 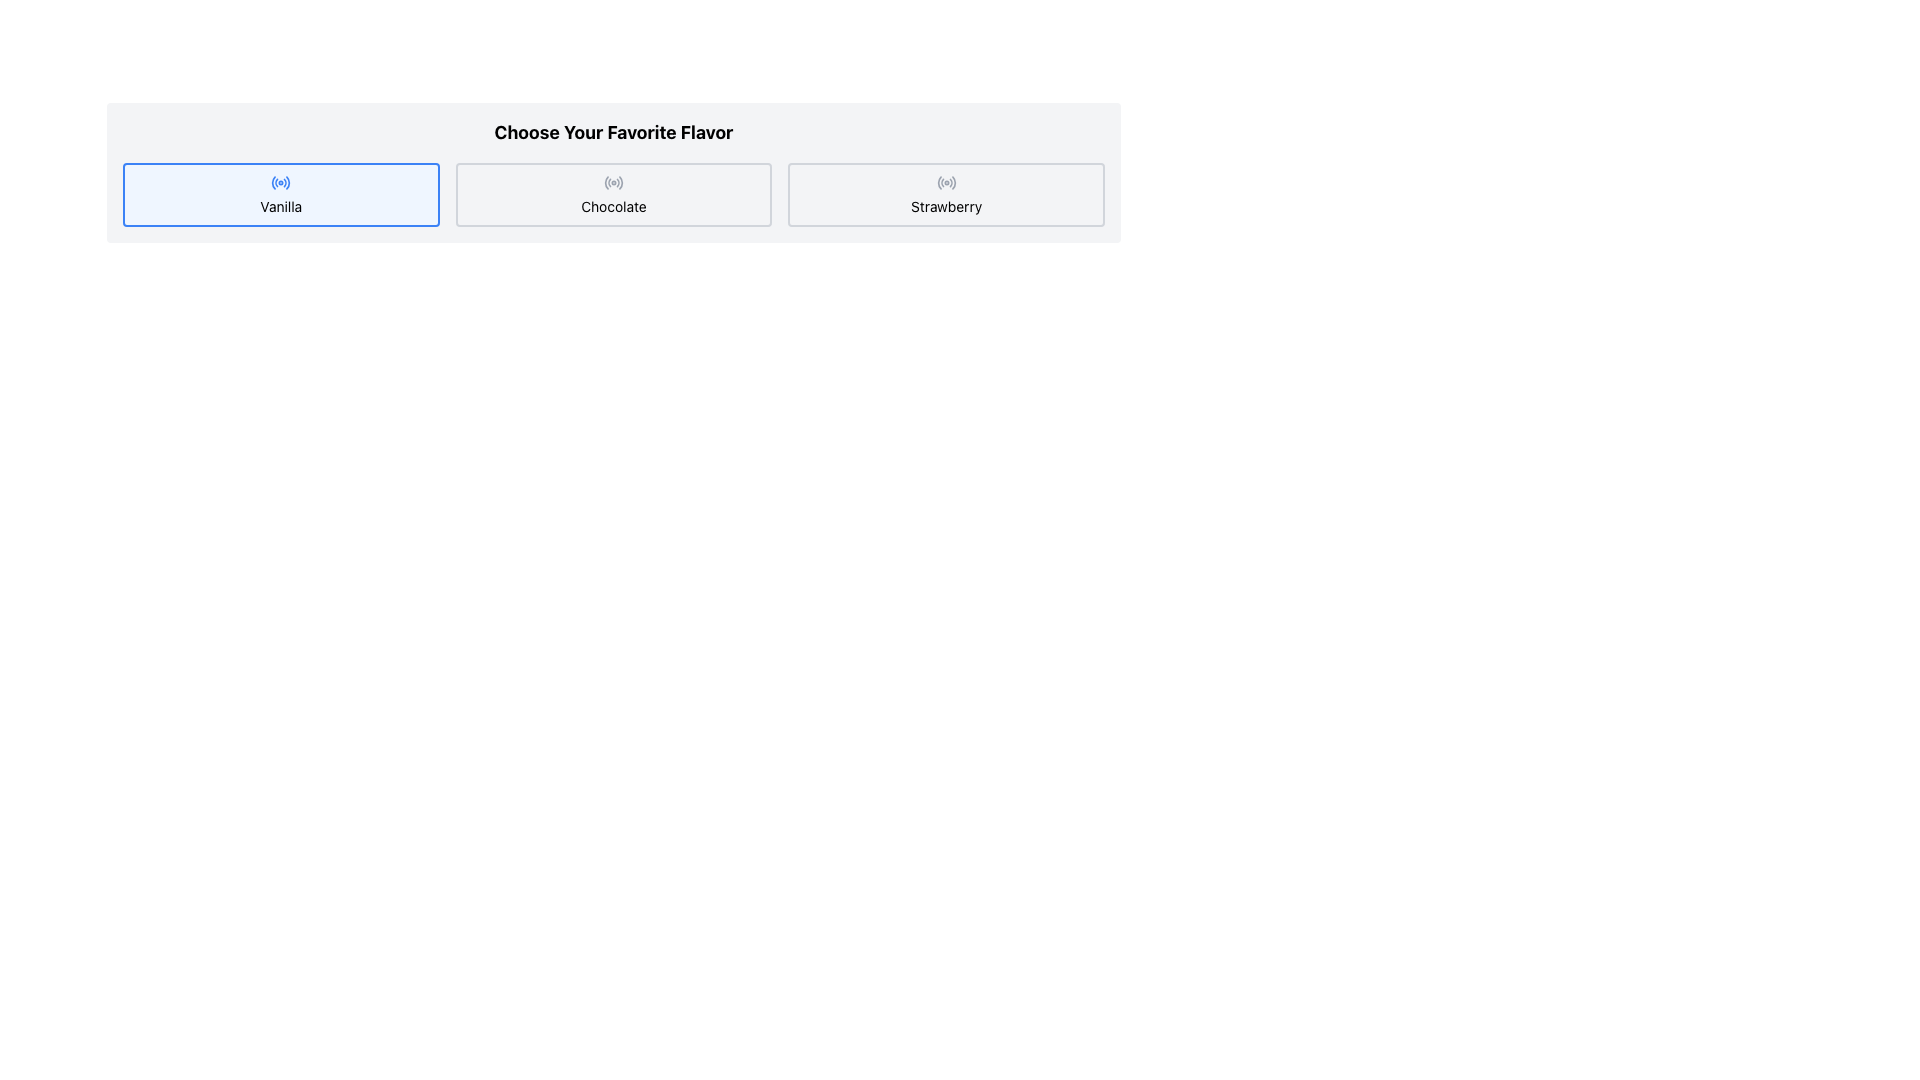 I want to click on the text label 'Strawberry', which is positioned directly below the radio button icon inside the third option labeled 'Strawberry', so click(x=945, y=207).